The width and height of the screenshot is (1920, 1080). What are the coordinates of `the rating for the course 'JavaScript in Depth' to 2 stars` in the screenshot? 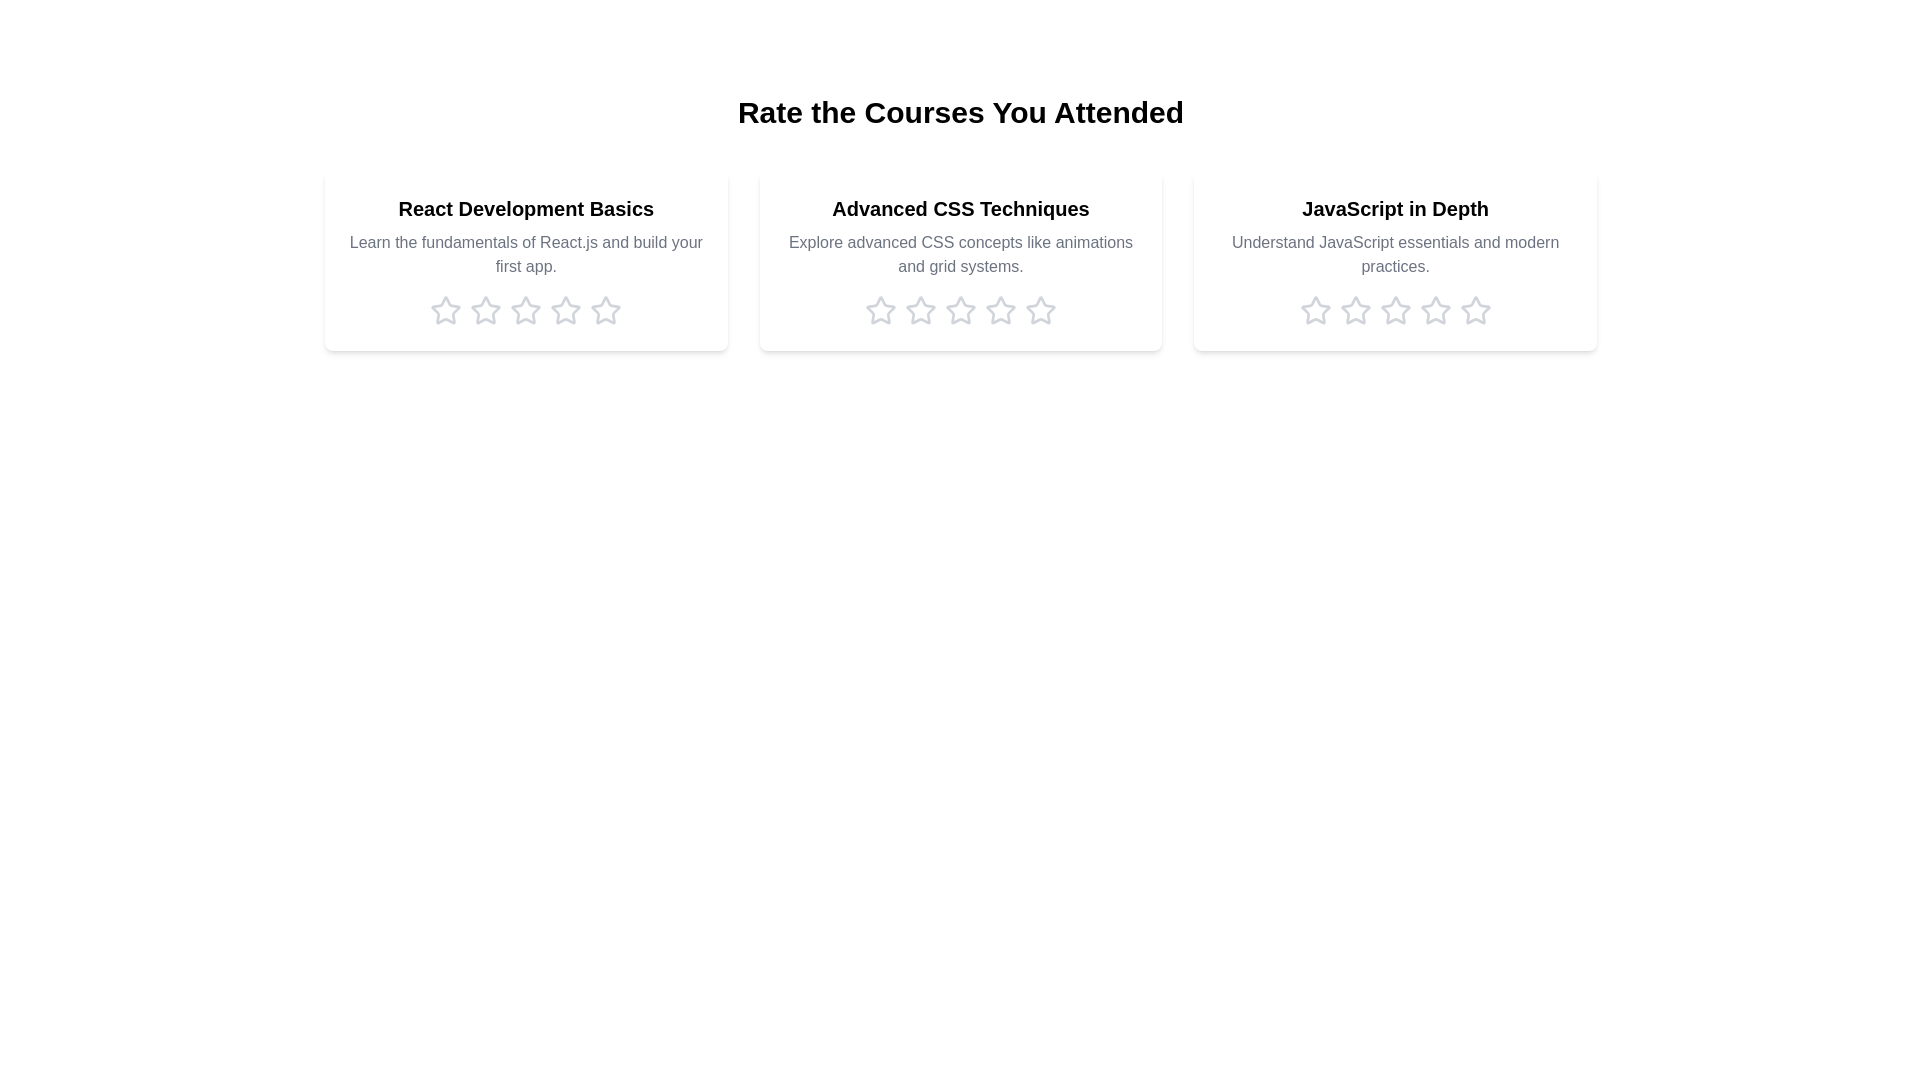 It's located at (1355, 311).